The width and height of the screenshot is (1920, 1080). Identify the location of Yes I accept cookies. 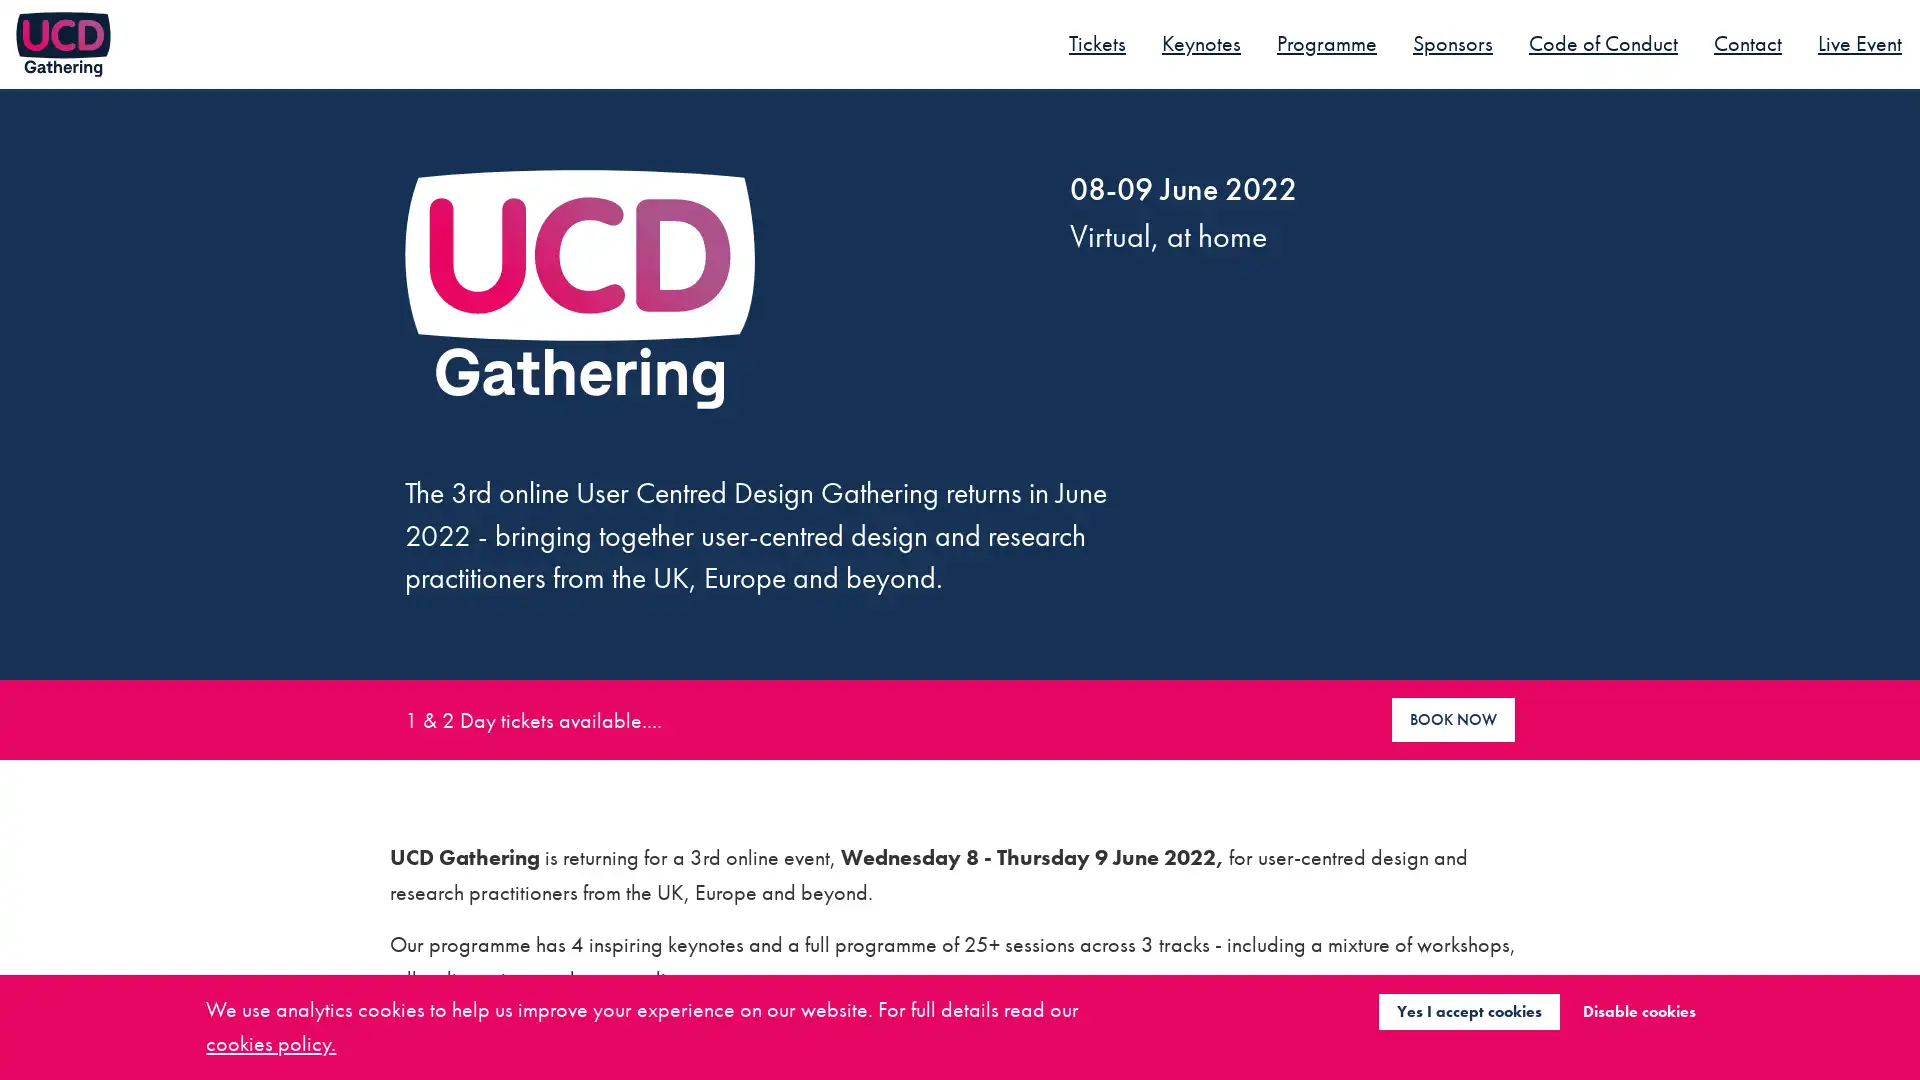
(1468, 1010).